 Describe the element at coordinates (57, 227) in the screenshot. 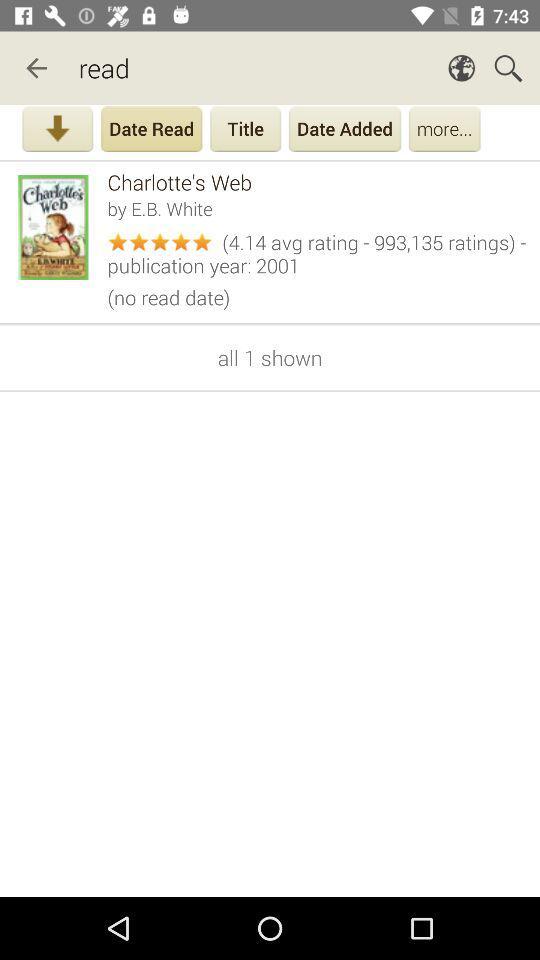

I see `icon to the left of charlotte's web` at that location.